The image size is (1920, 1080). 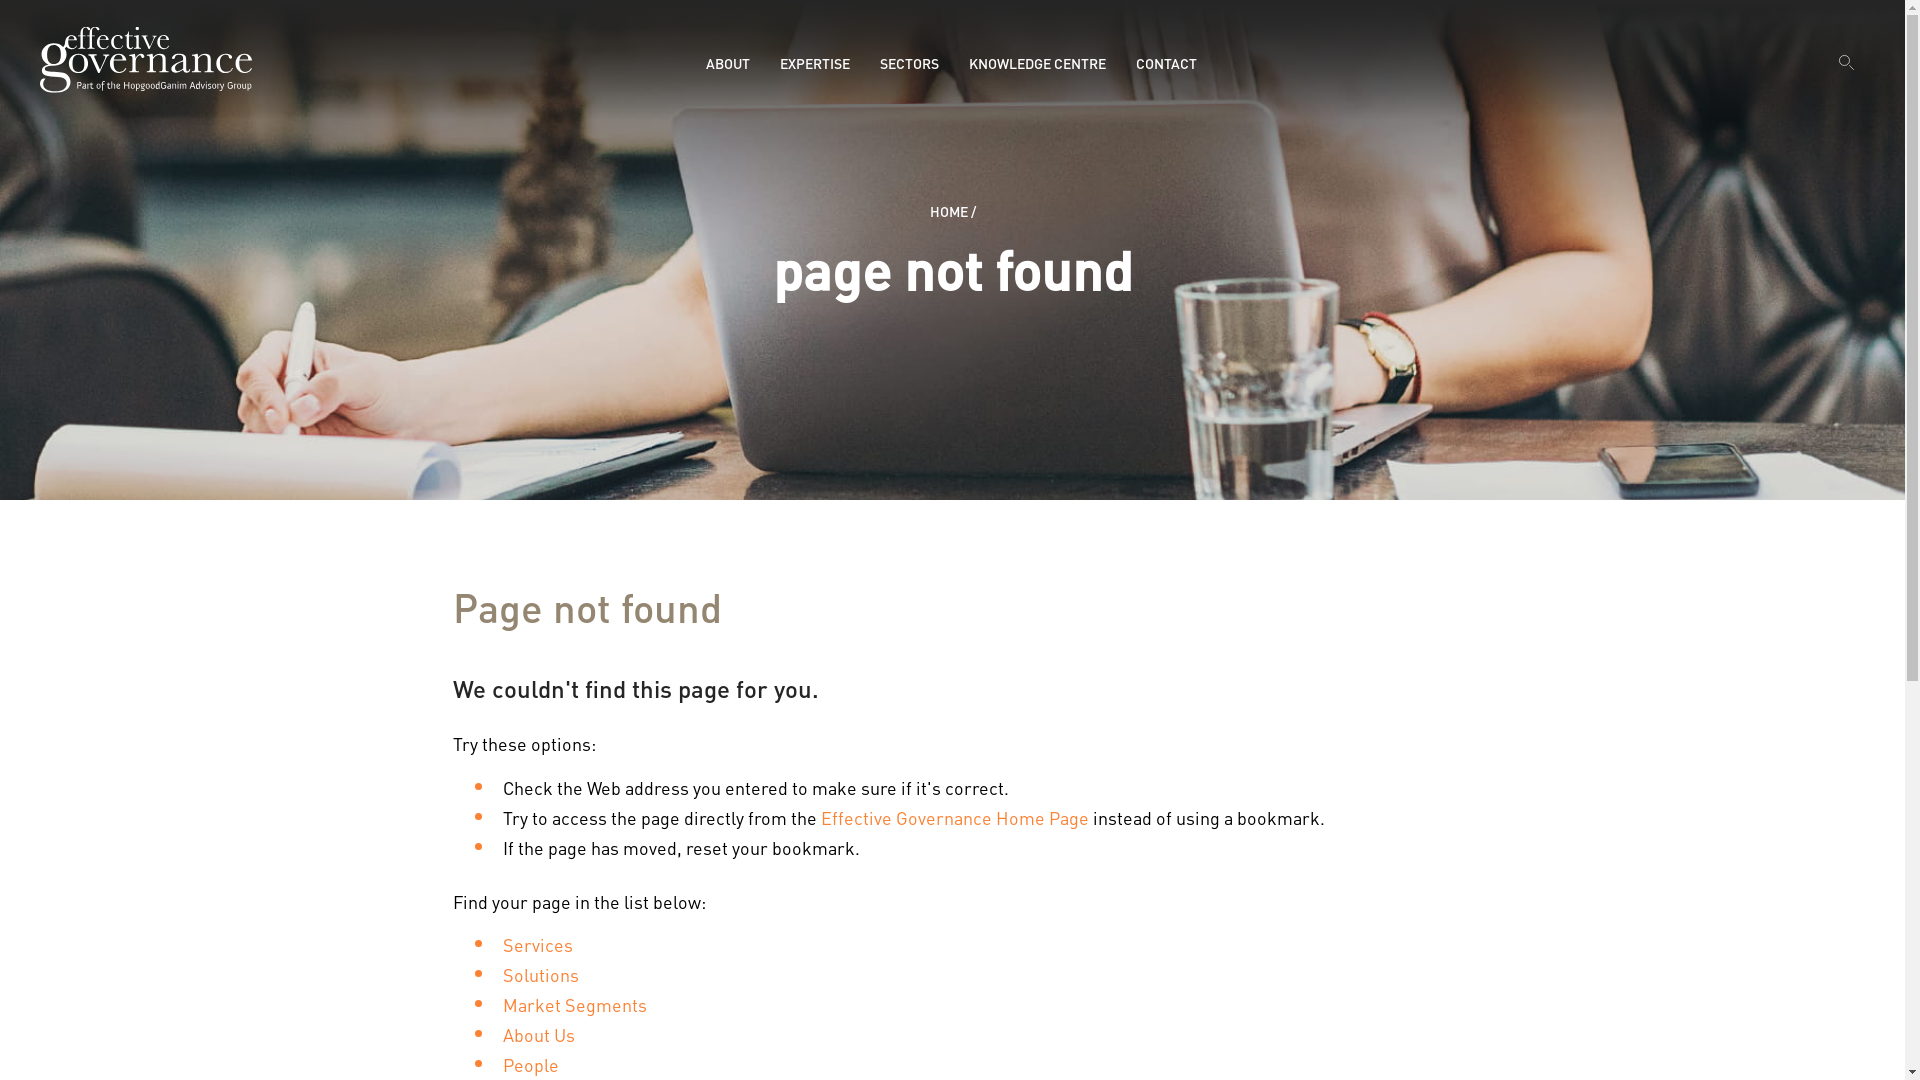 I want to click on 'ABOUT', so click(x=727, y=61).